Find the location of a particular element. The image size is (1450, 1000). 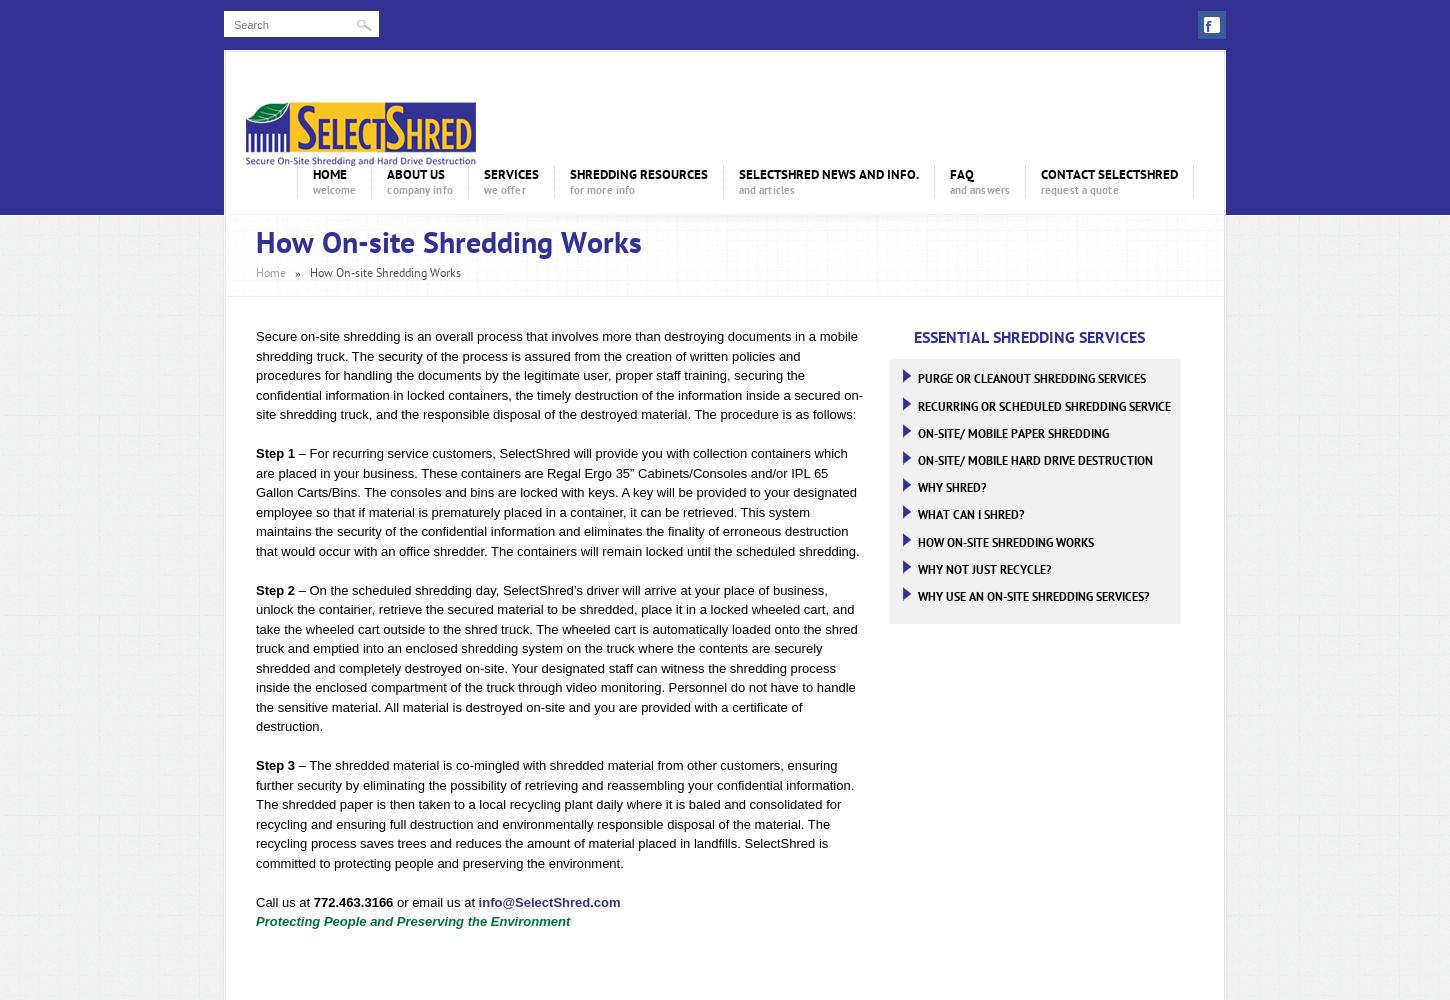

'– The shredded material is co-mingled with shredded material from other customers, ensuring further security by eliminating the possibility of retrieving and reassembling your confidential information. The shredded paper is then taken to a local recycling plant daily where it is baled and consolidated for recycling and ensuring full destruction and environmentally responsible disposal of the material. The recycling process saves trees and reduces the amount of material placed in landfills. SelectShred is committed to protecting people and preserving the environment.' is located at coordinates (555, 813).